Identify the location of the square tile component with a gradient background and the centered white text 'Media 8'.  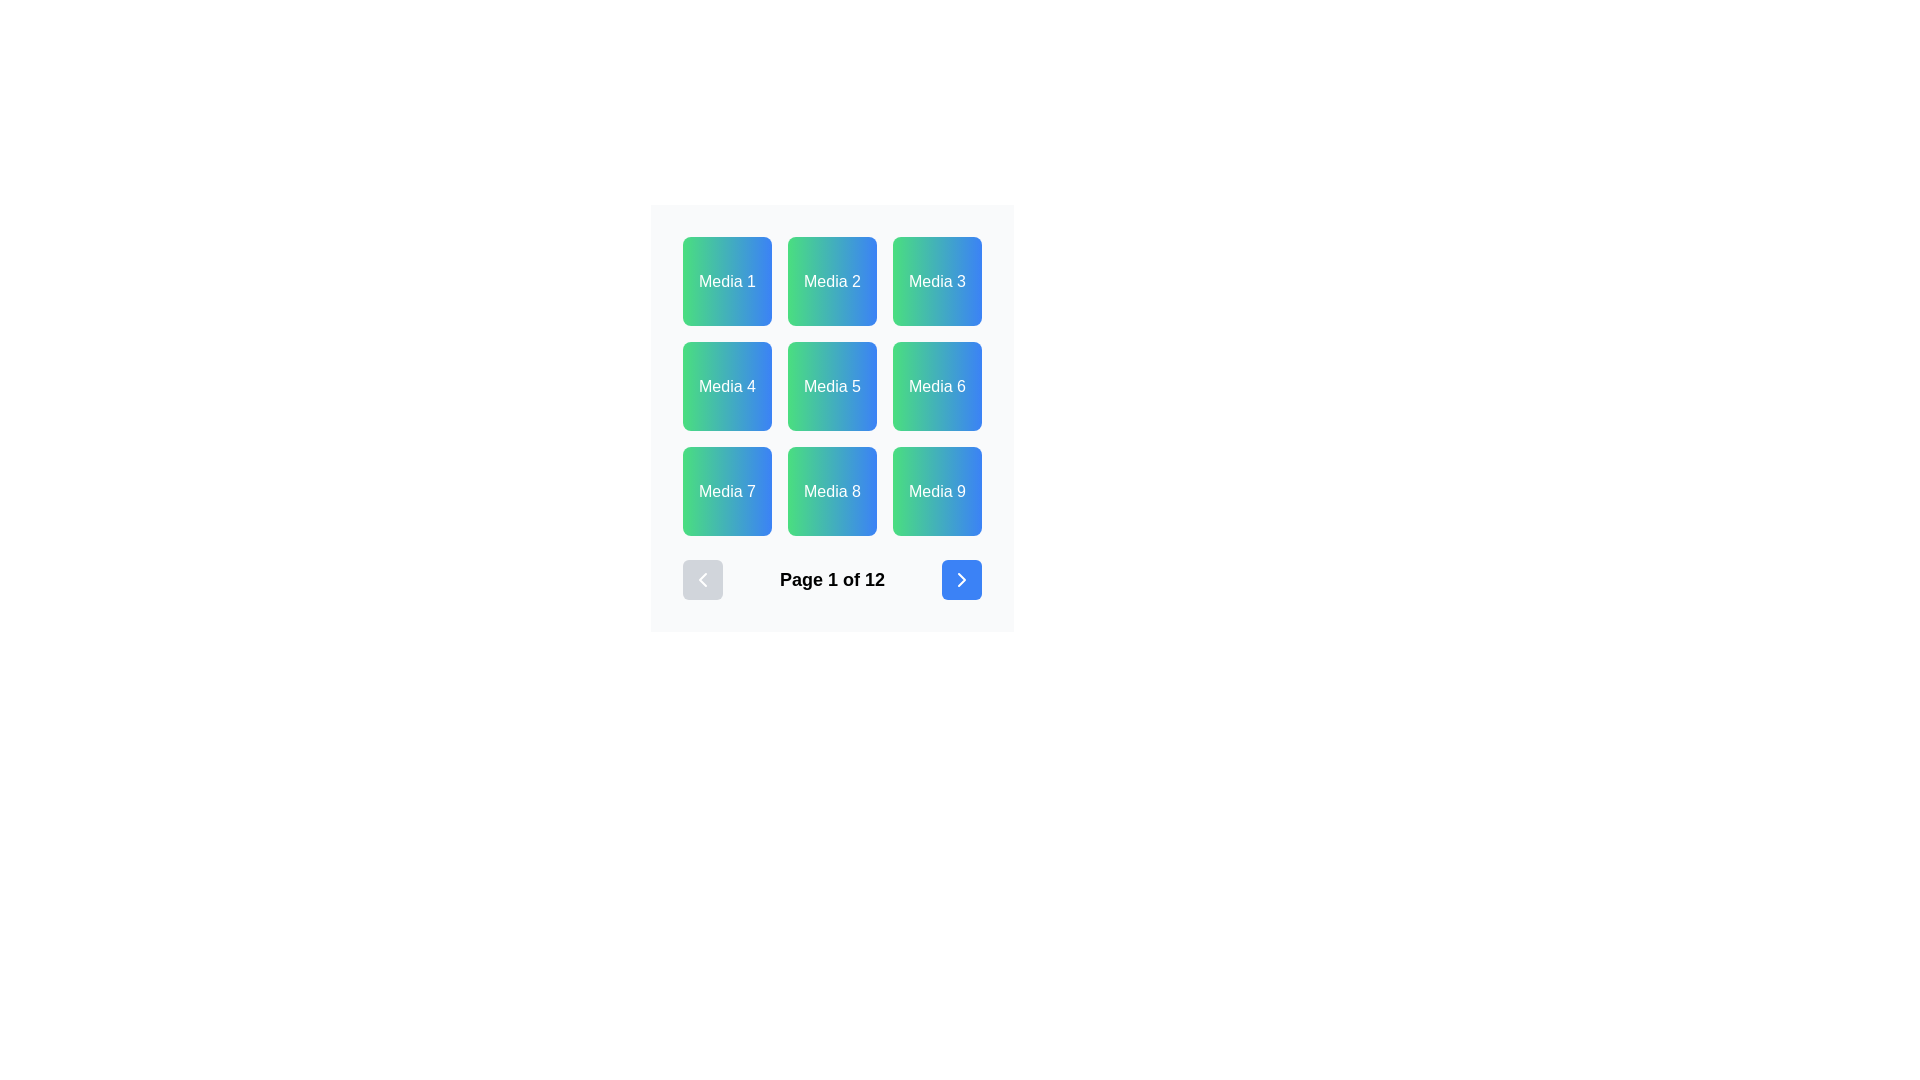
(832, 491).